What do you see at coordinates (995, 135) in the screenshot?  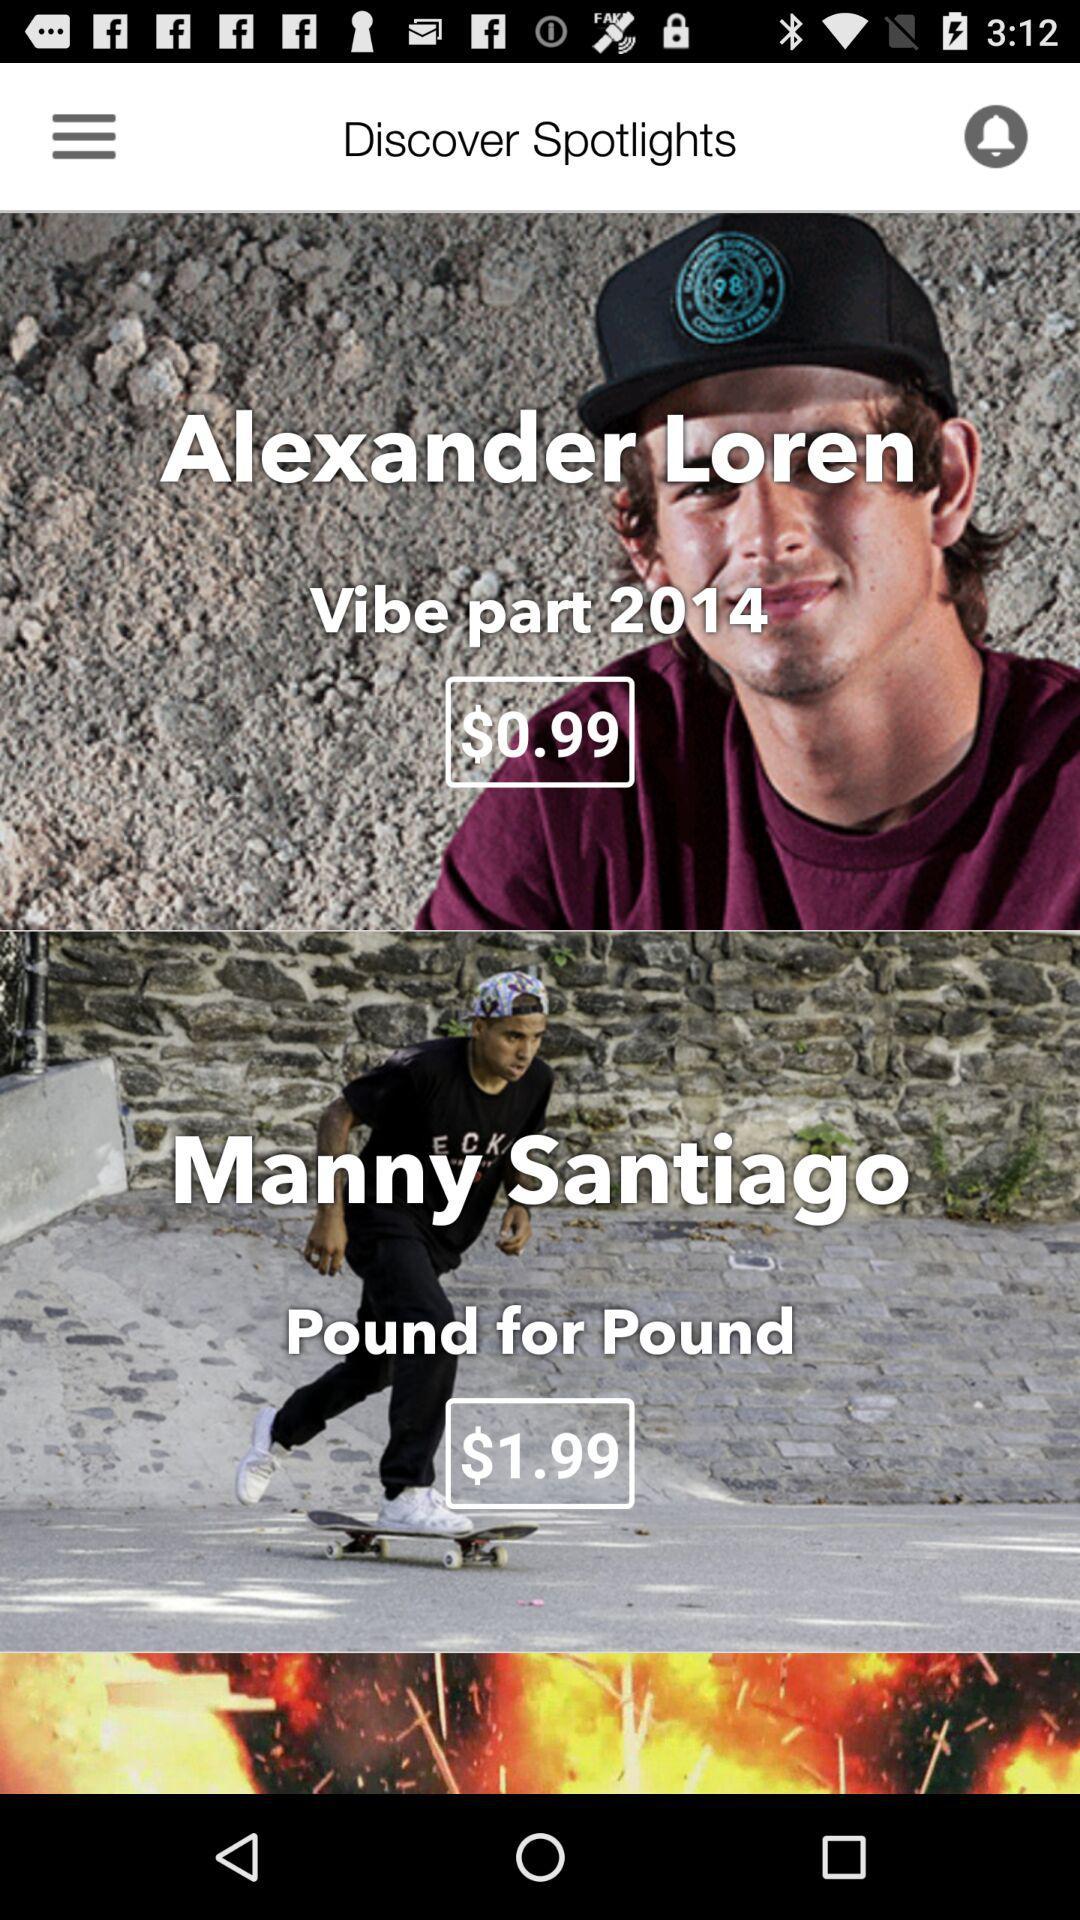 I see `the item at the top right corner` at bounding box center [995, 135].